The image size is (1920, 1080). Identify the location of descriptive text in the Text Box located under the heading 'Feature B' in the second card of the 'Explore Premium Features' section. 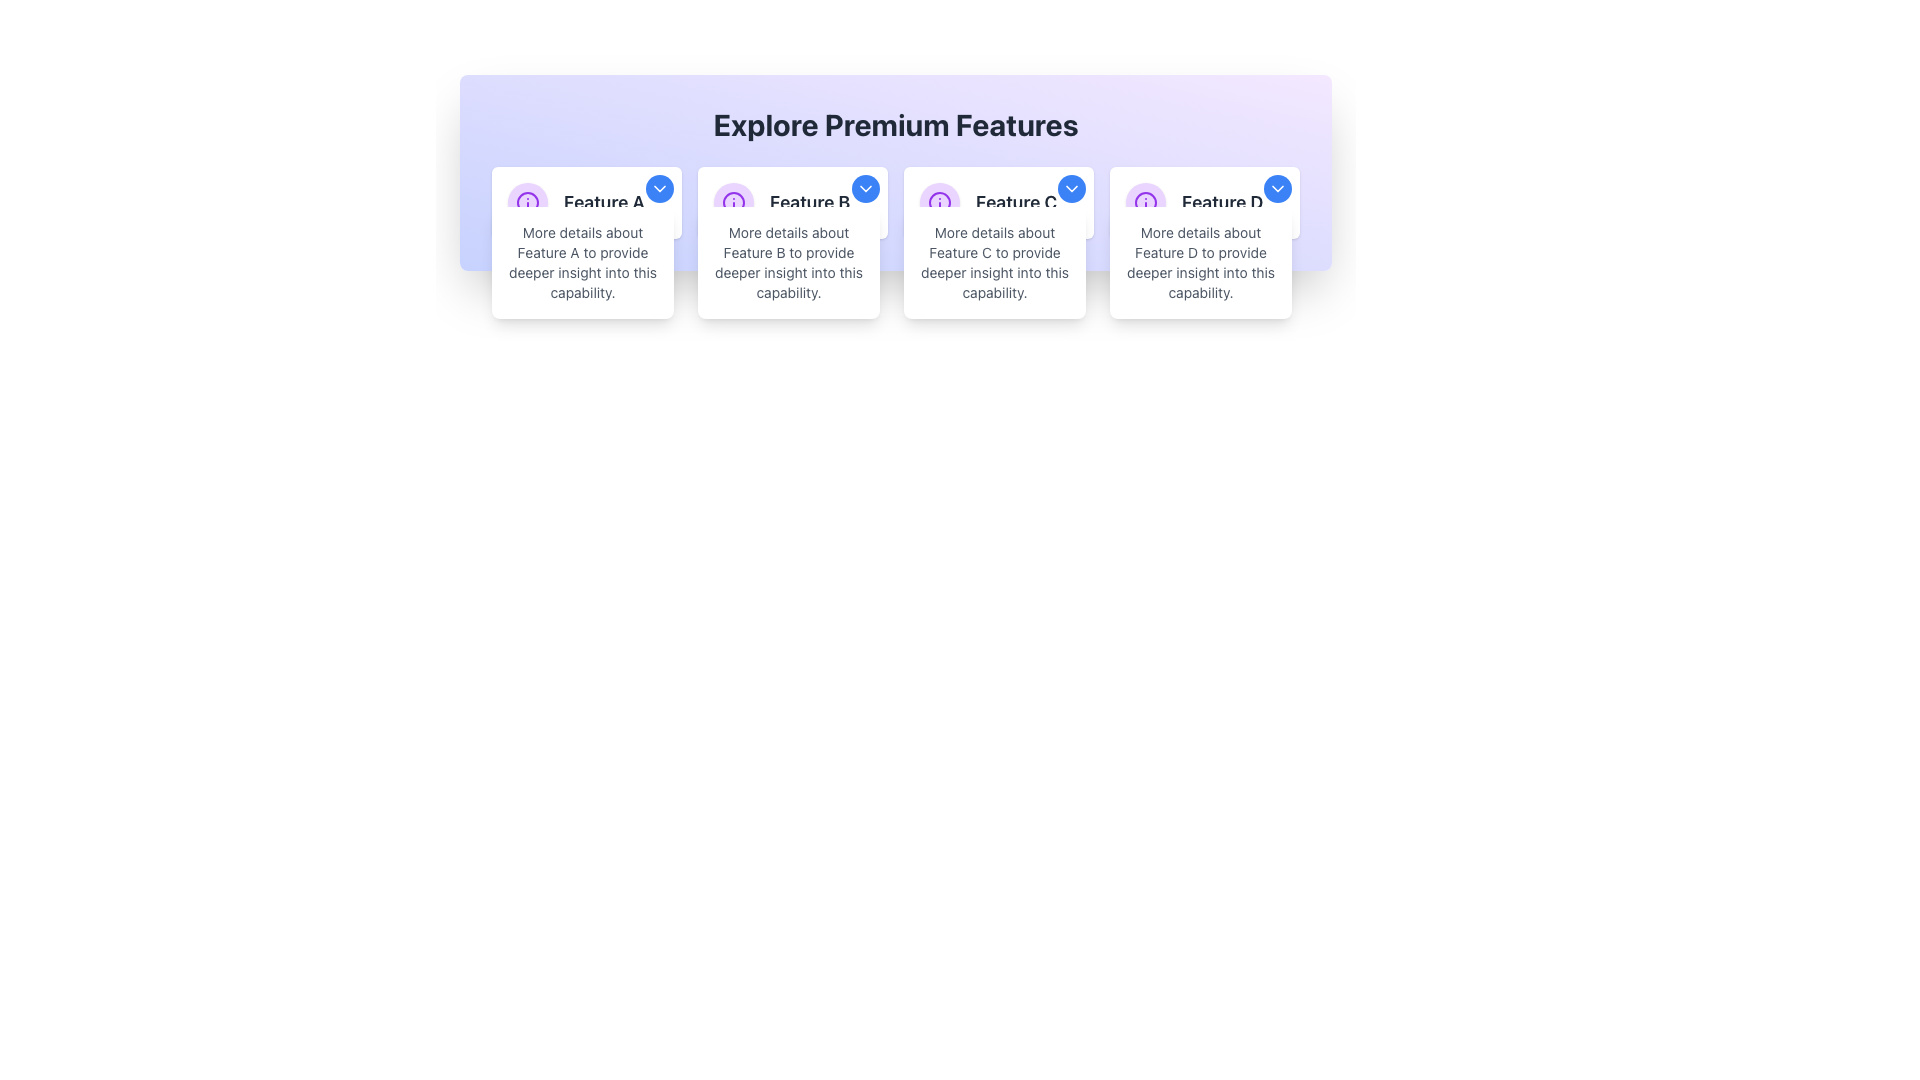
(787, 261).